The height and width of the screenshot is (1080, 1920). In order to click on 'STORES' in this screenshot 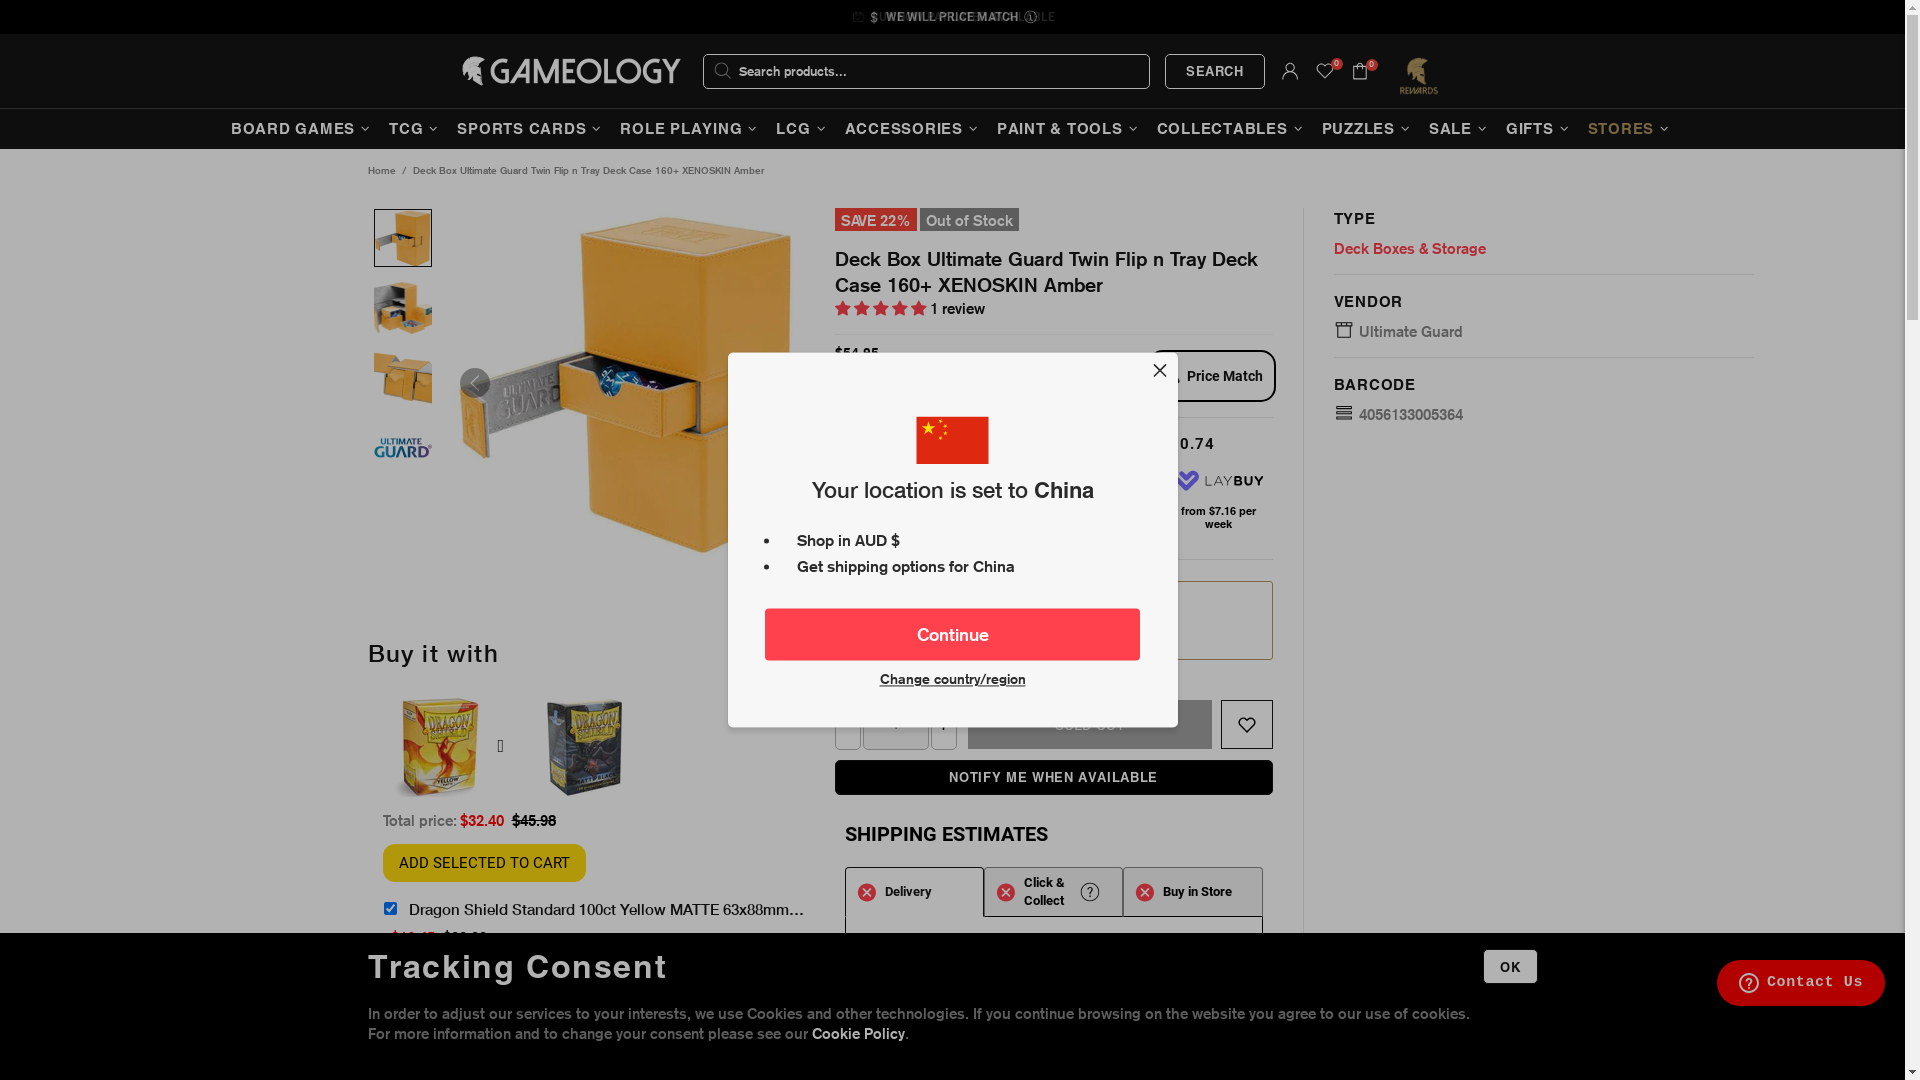, I will do `click(1579, 128)`.